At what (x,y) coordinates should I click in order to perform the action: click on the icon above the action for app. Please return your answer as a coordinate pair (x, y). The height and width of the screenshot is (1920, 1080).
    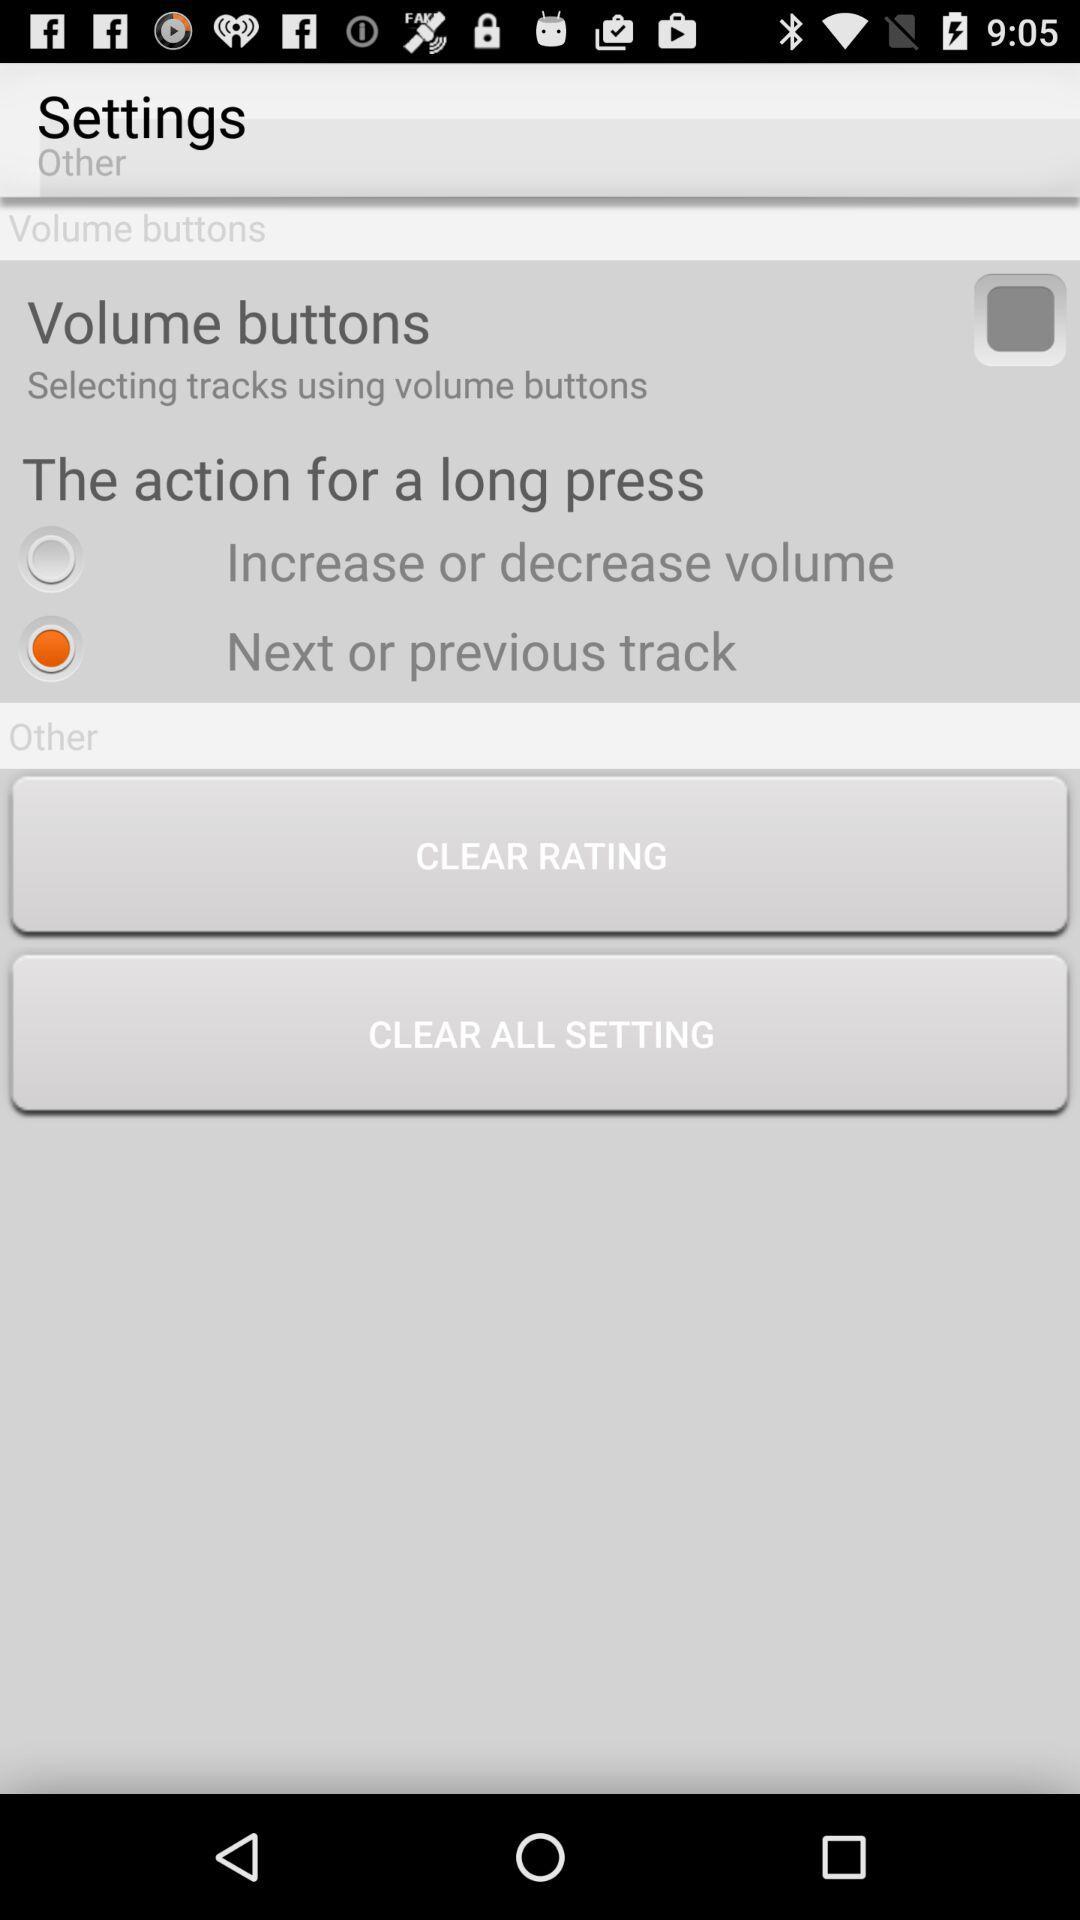
    Looking at the image, I should click on (1020, 318).